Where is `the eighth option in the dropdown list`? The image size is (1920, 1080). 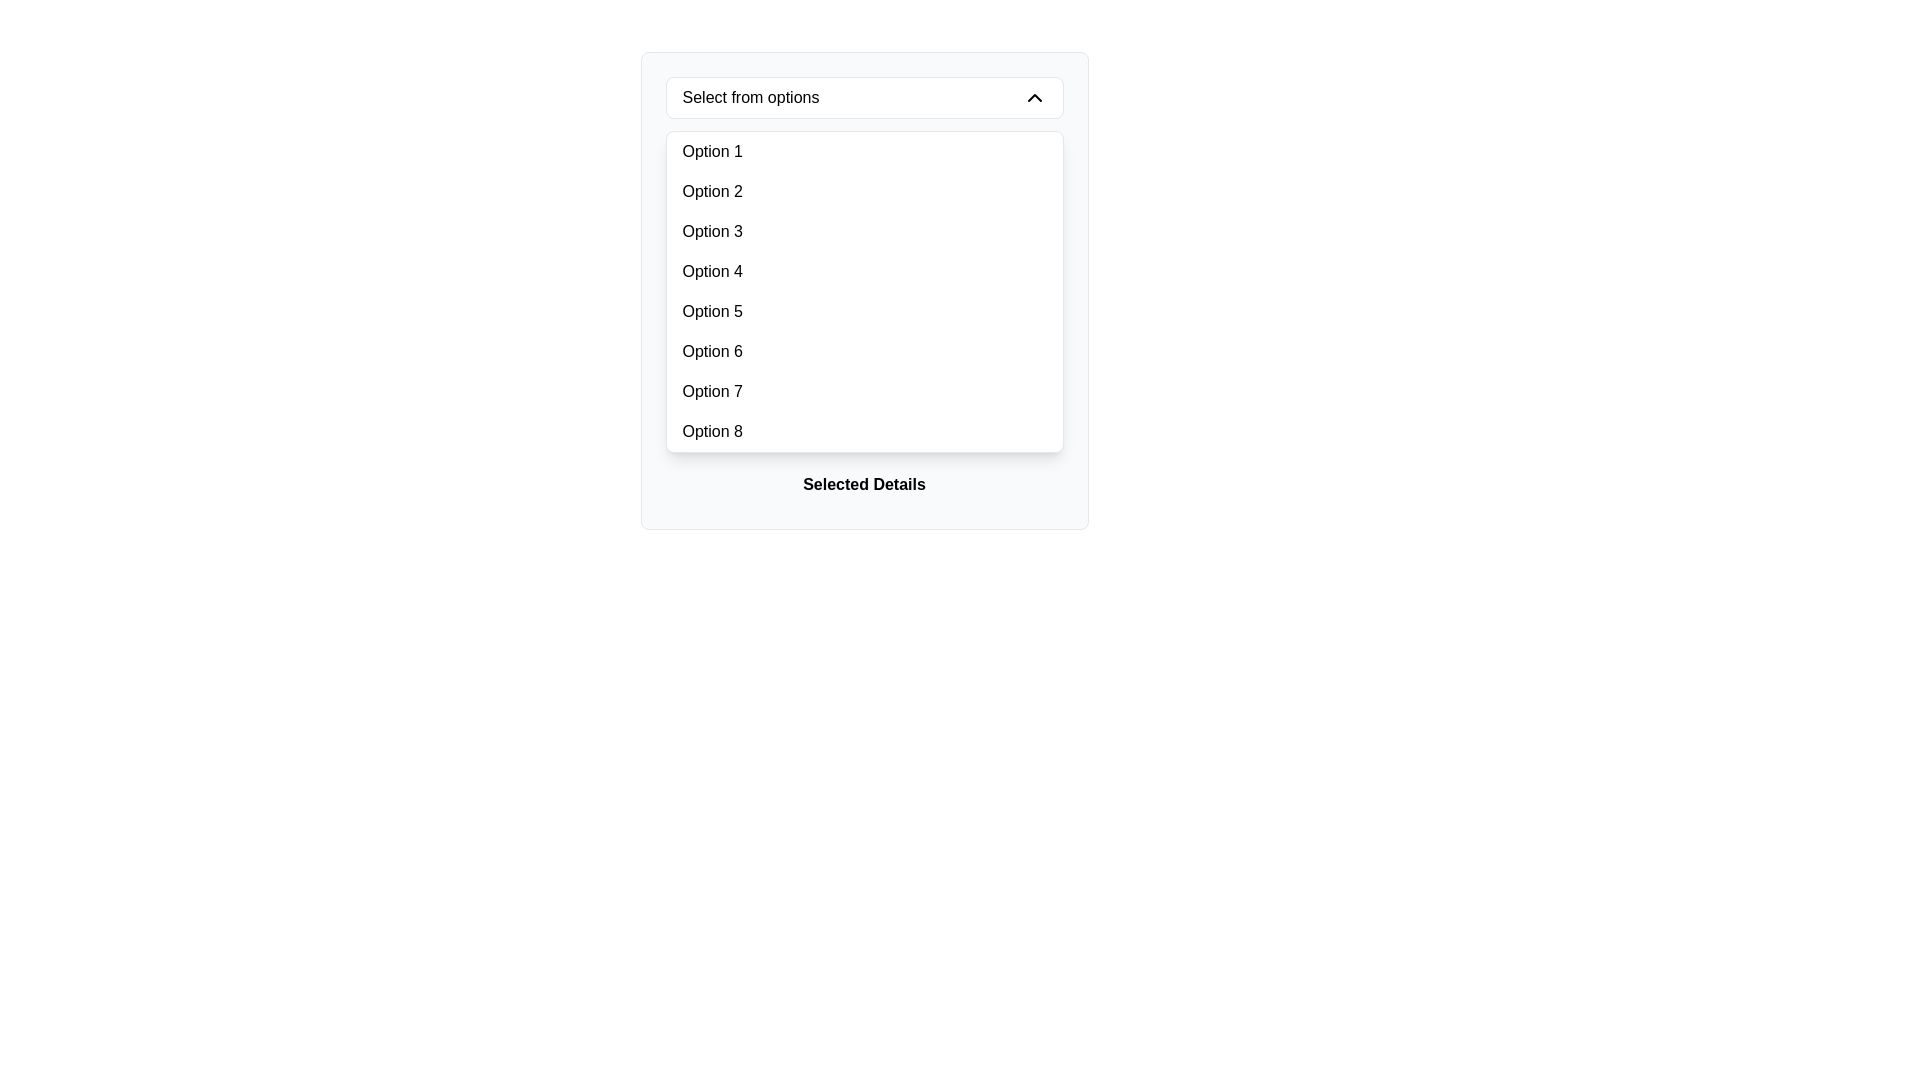 the eighth option in the dropdown list is located at coordinates (712, 431).